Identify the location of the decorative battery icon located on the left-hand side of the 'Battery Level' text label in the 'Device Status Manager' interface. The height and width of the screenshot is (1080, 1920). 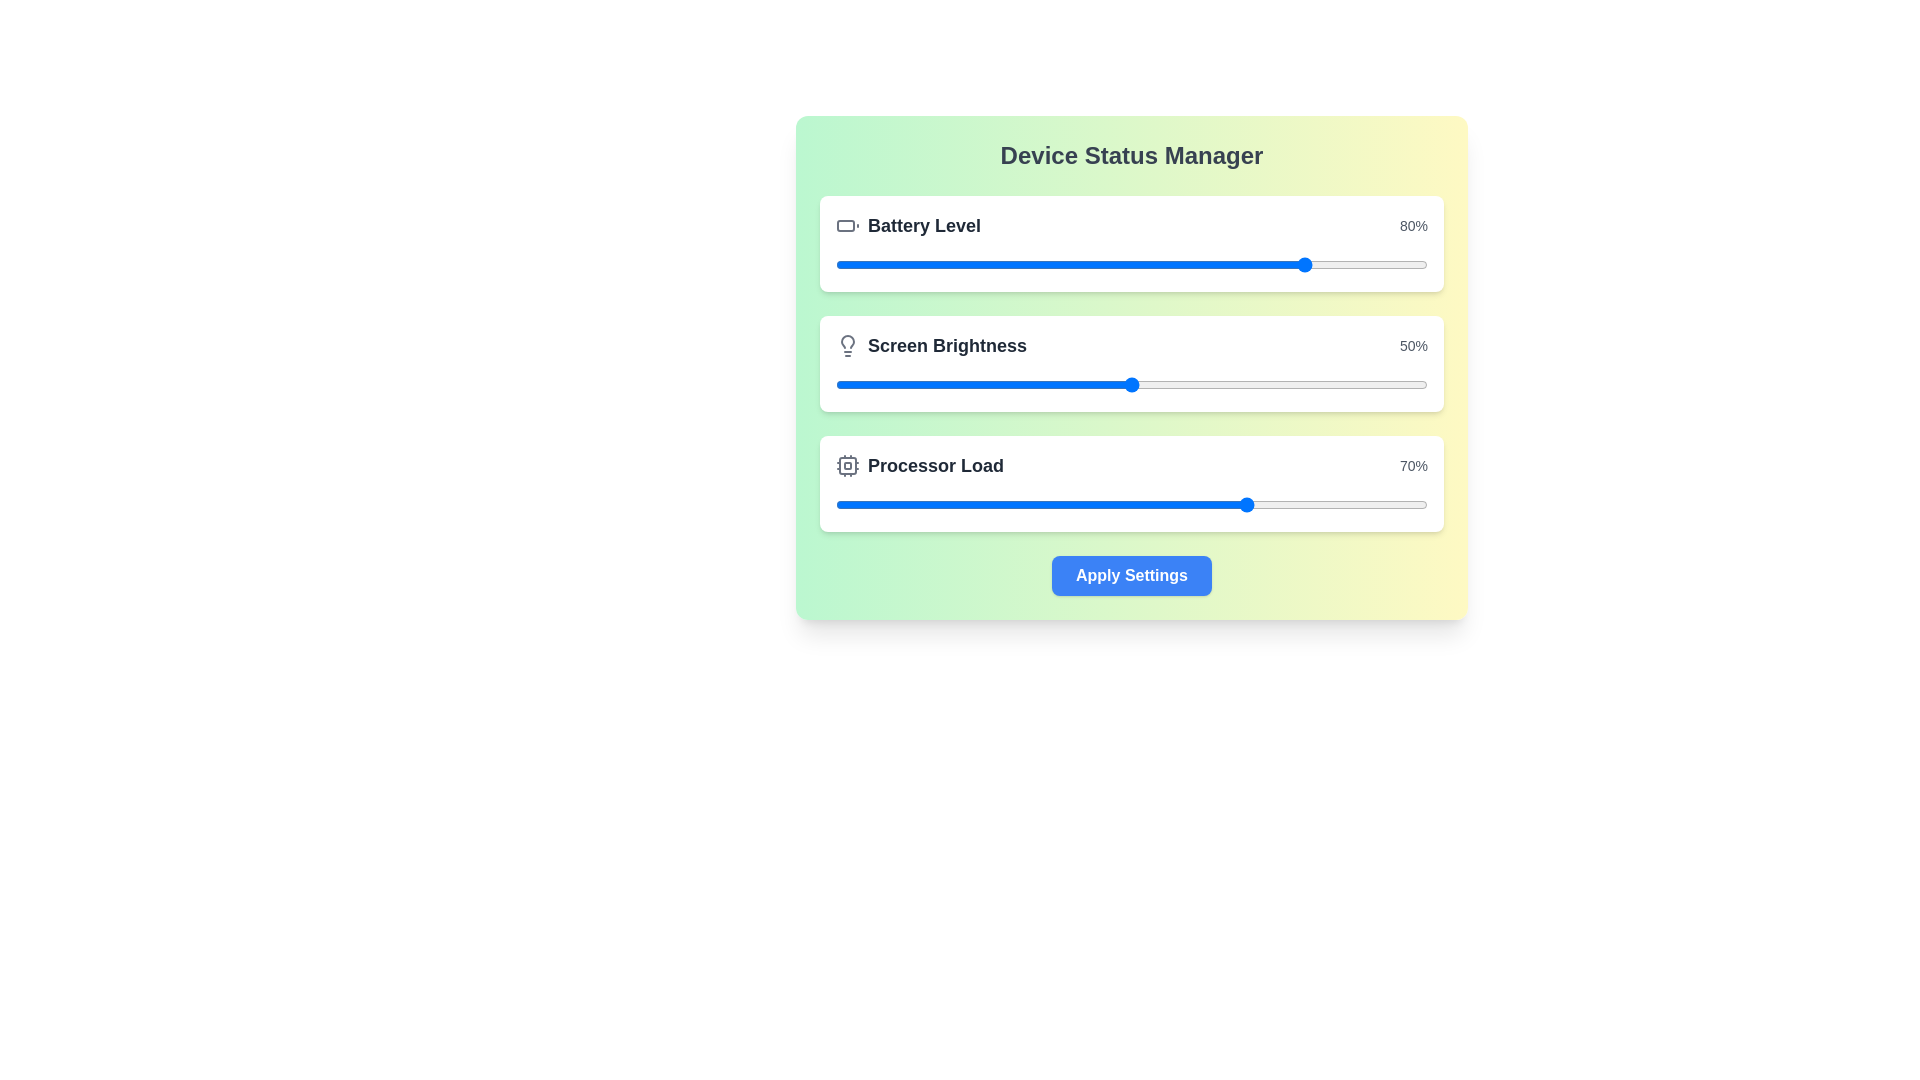
(848, 225).